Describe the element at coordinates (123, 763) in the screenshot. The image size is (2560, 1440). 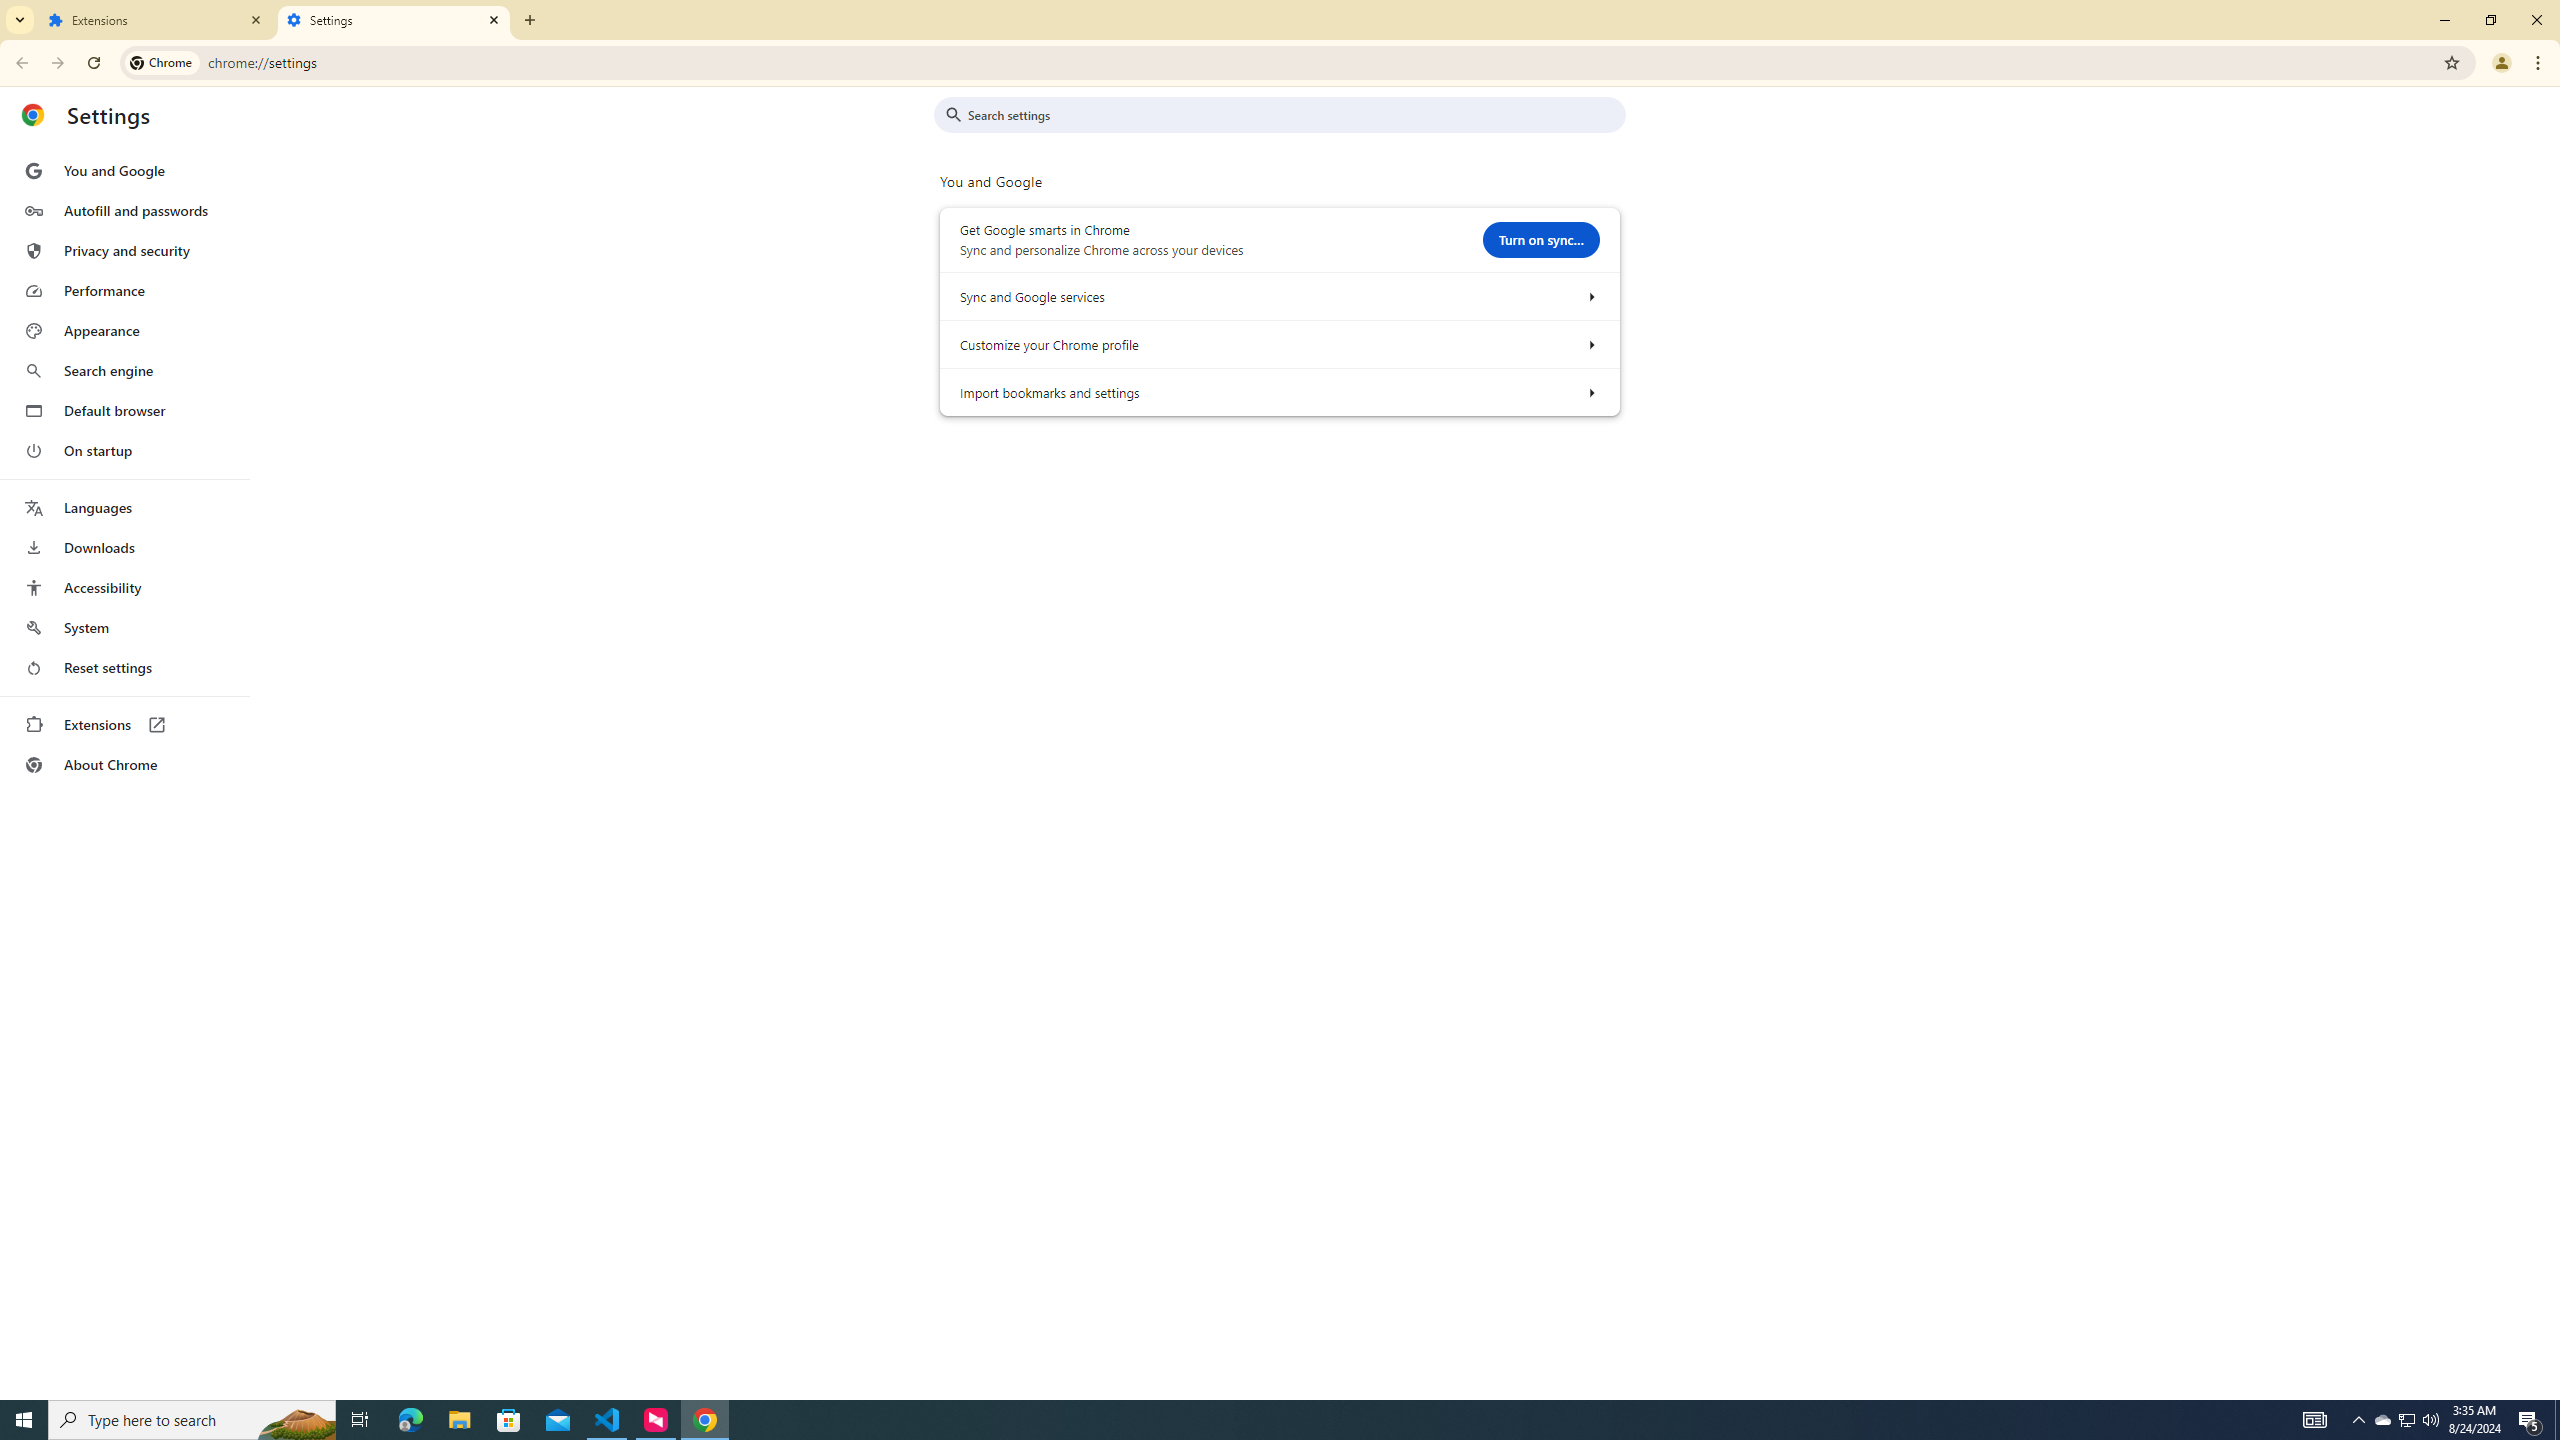
I see `'About Chrome'` at that location.